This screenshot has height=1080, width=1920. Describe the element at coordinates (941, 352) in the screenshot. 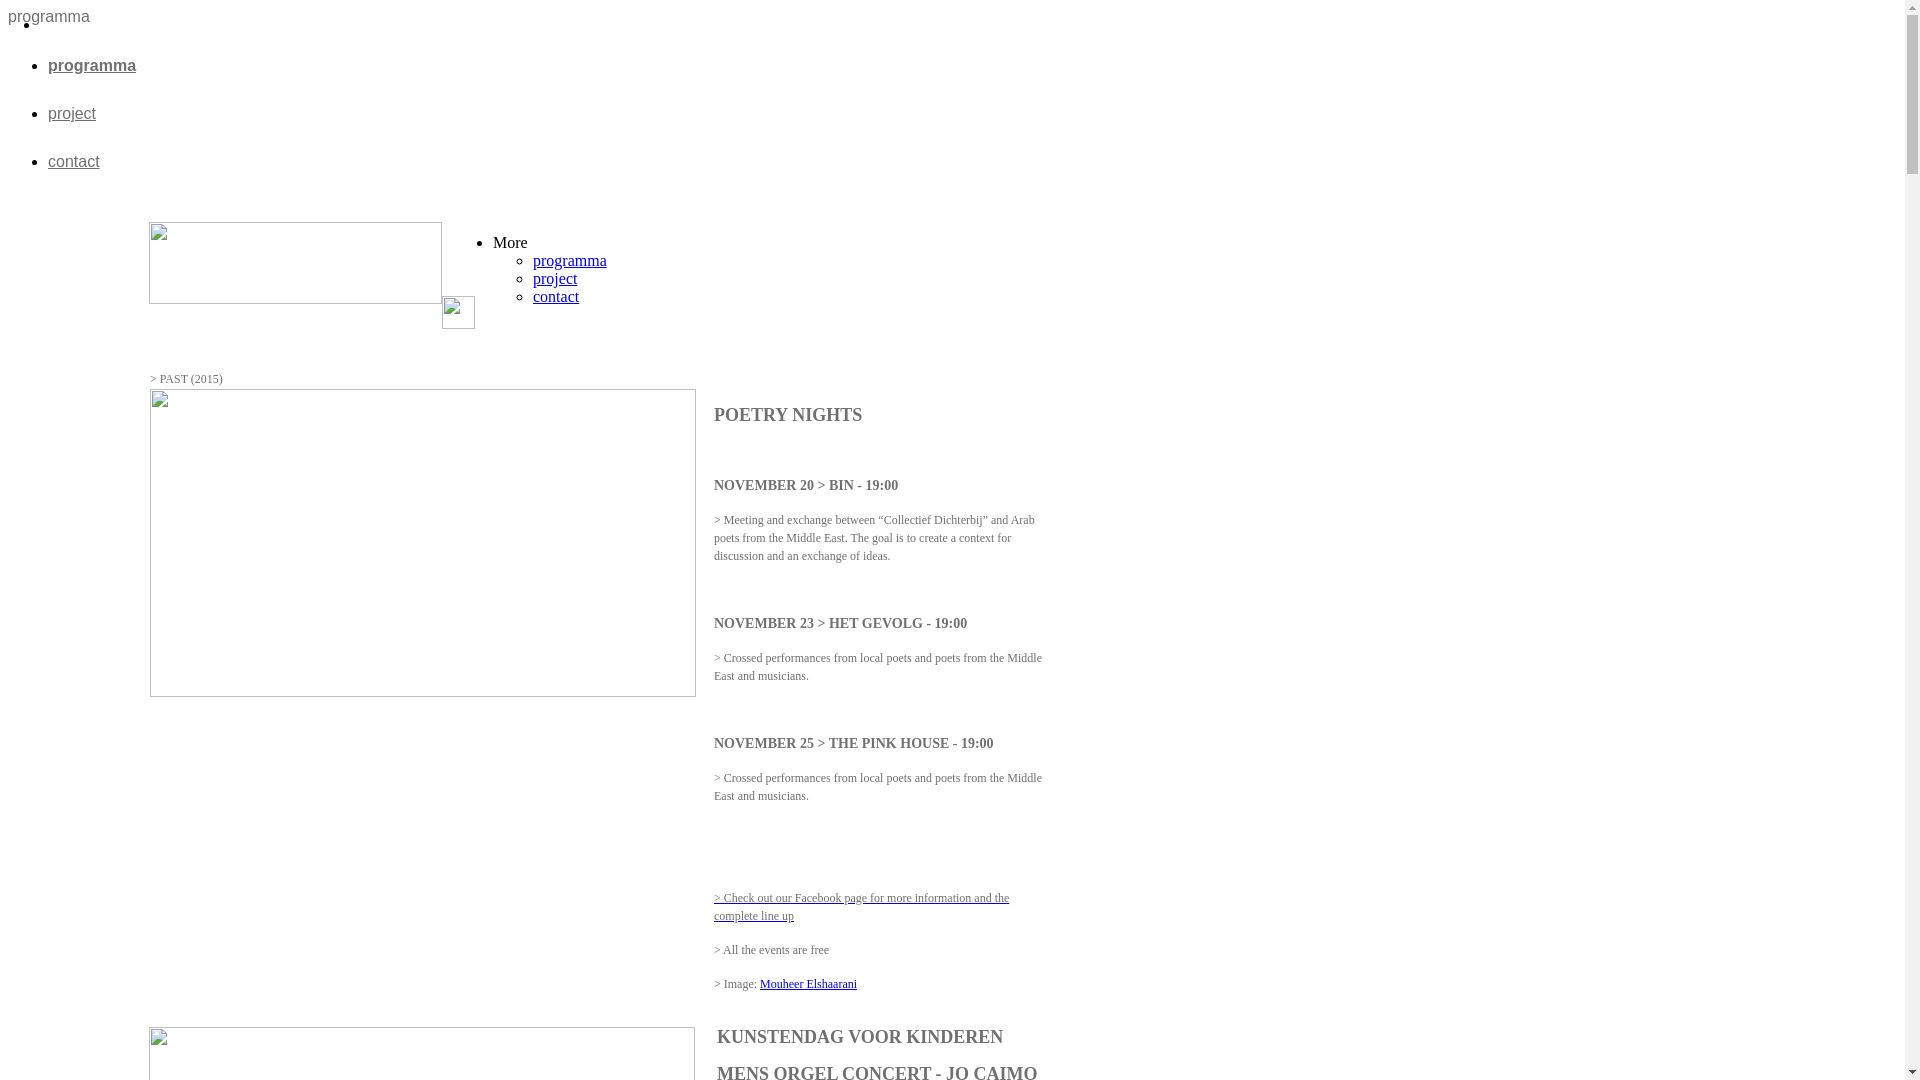

I see `'> inschrijven nieuwsbrief'` at that location.